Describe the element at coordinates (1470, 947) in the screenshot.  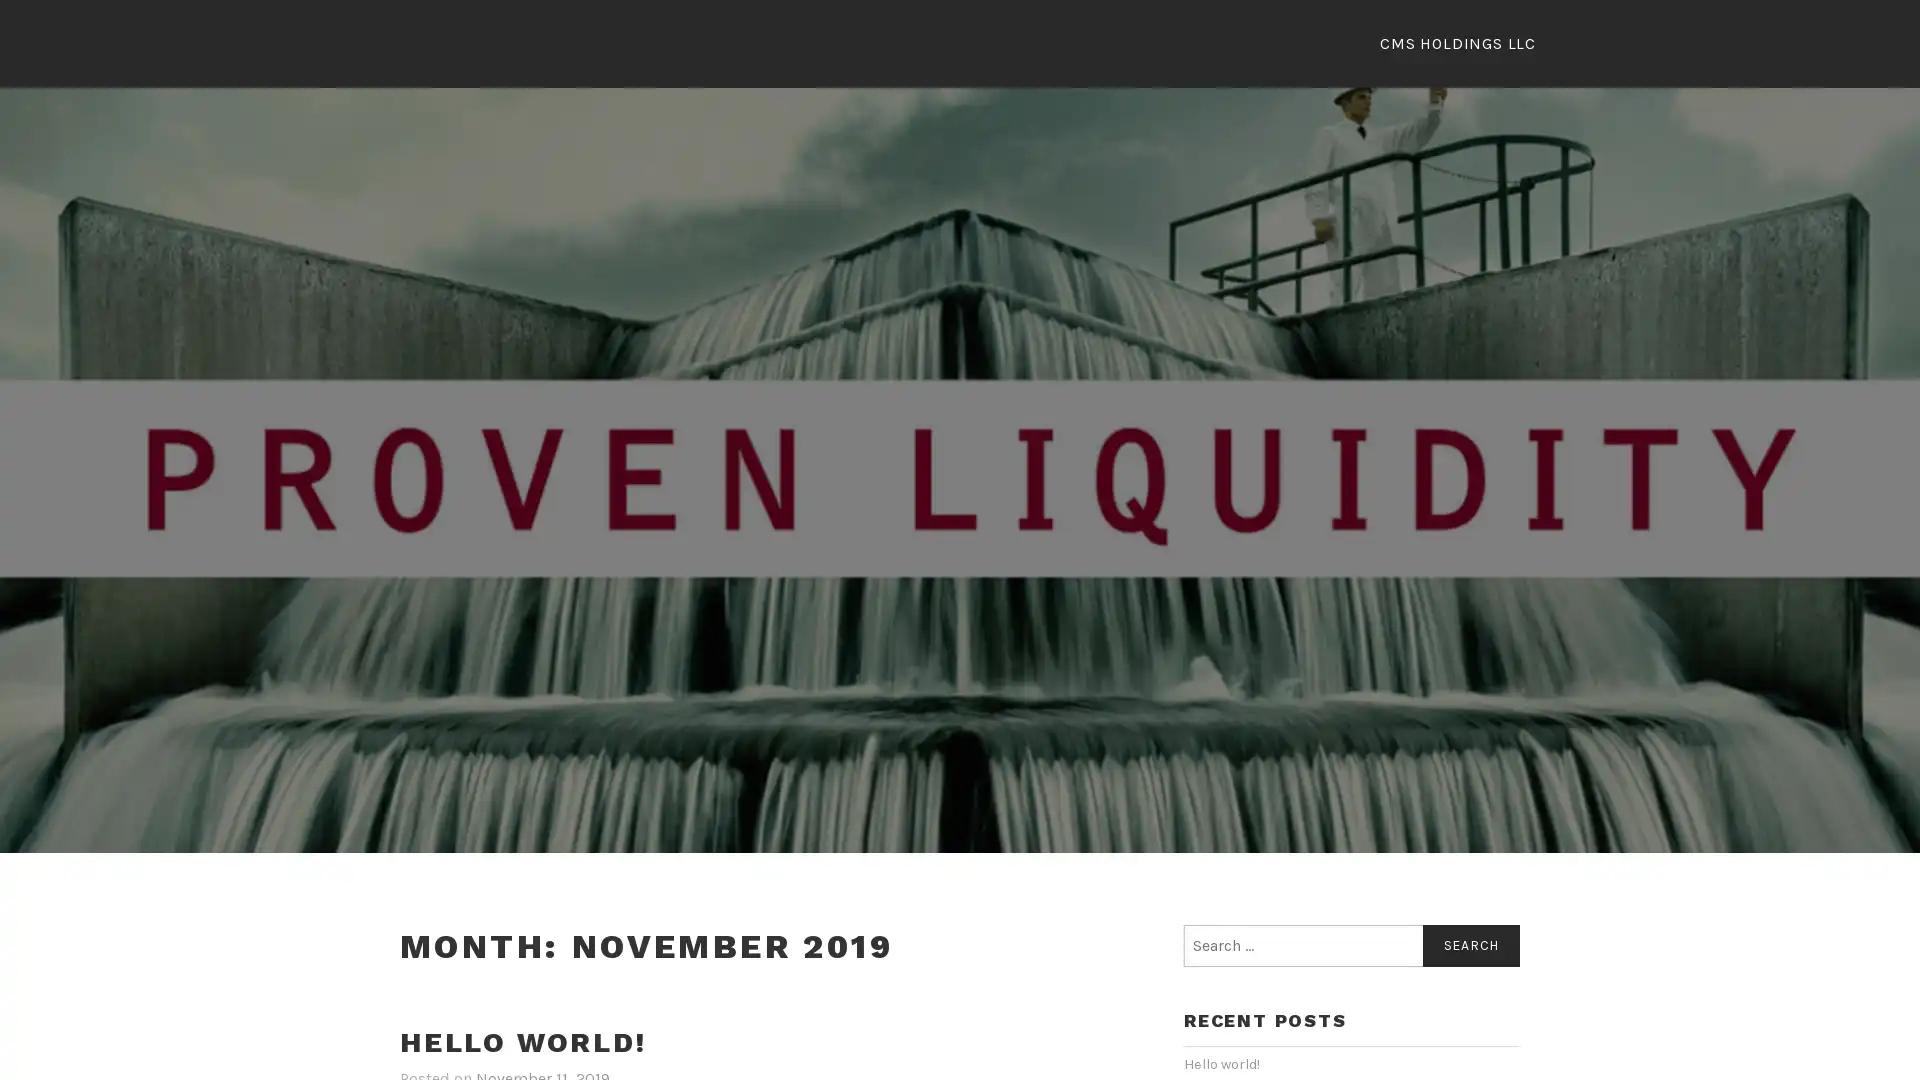
I see `Search` at that location.